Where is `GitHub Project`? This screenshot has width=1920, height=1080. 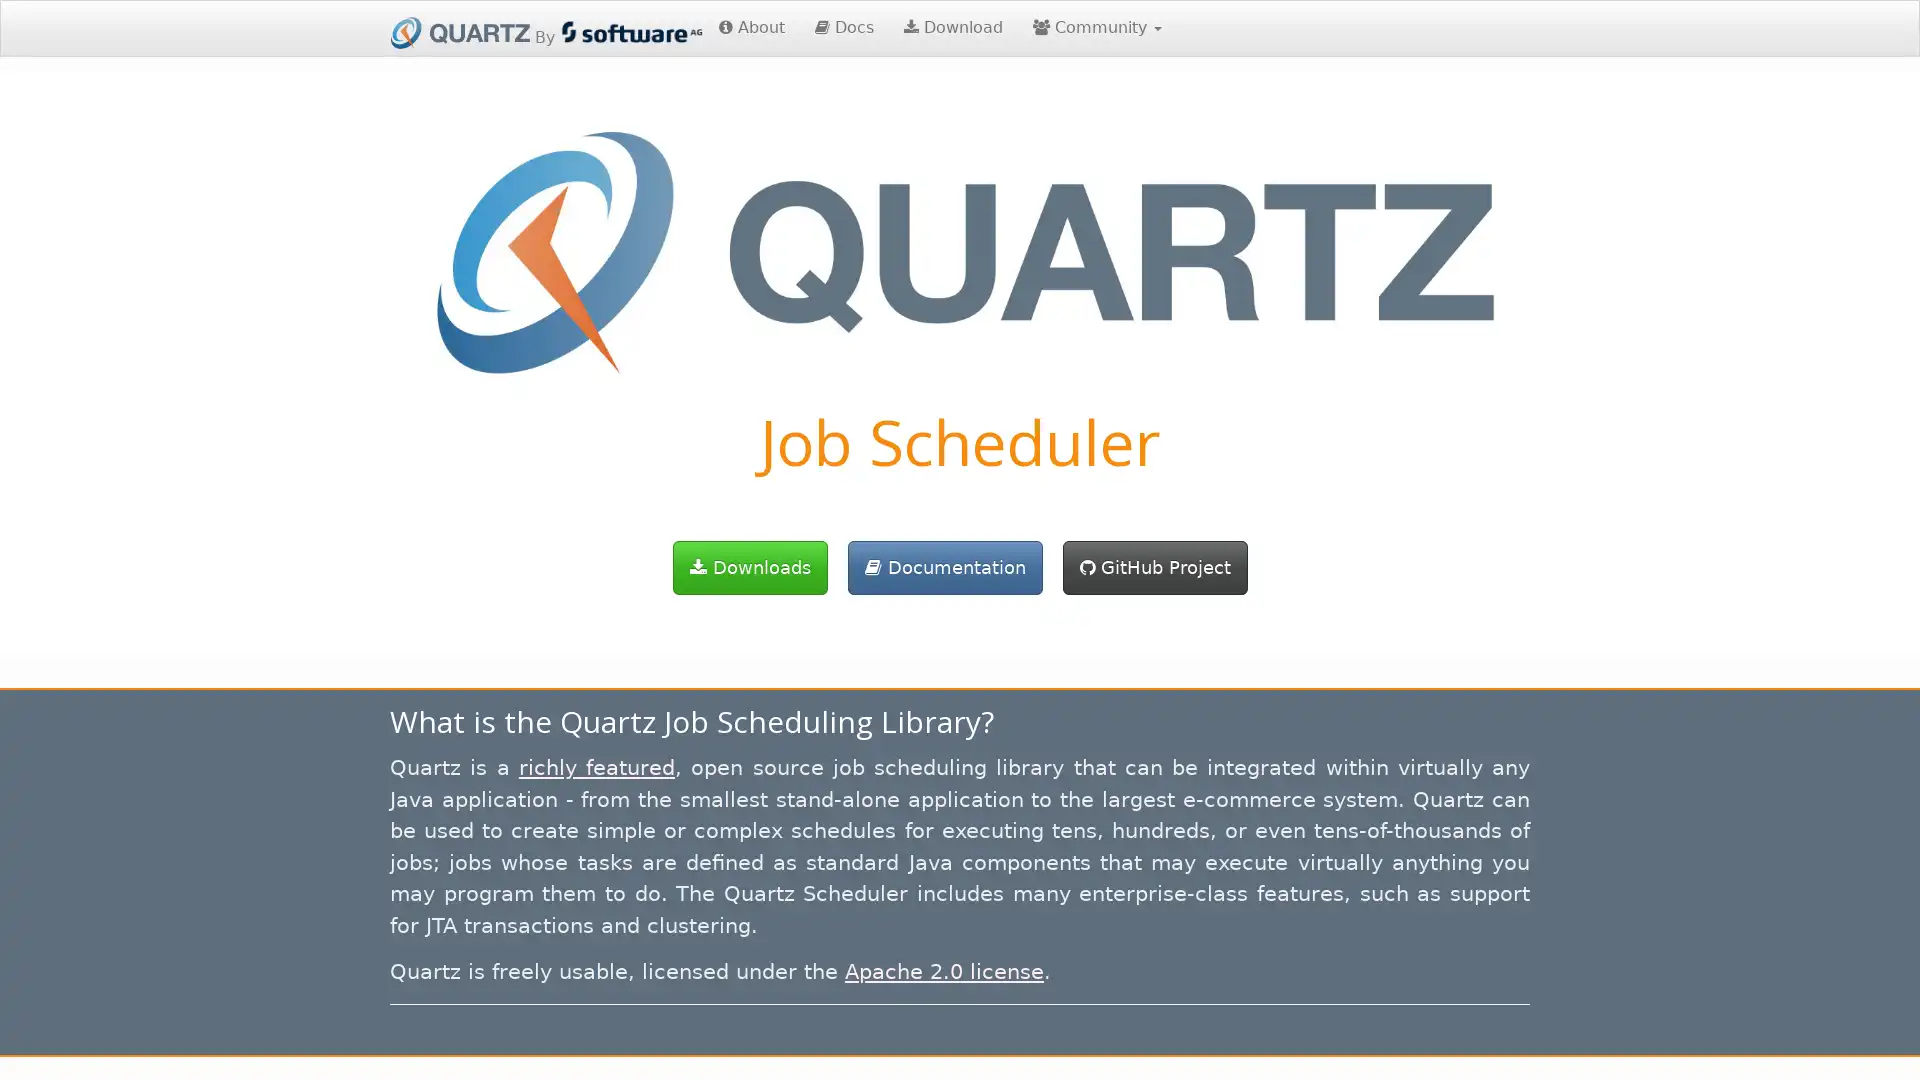
GitHub Project is located at coordinates (1154, 567).